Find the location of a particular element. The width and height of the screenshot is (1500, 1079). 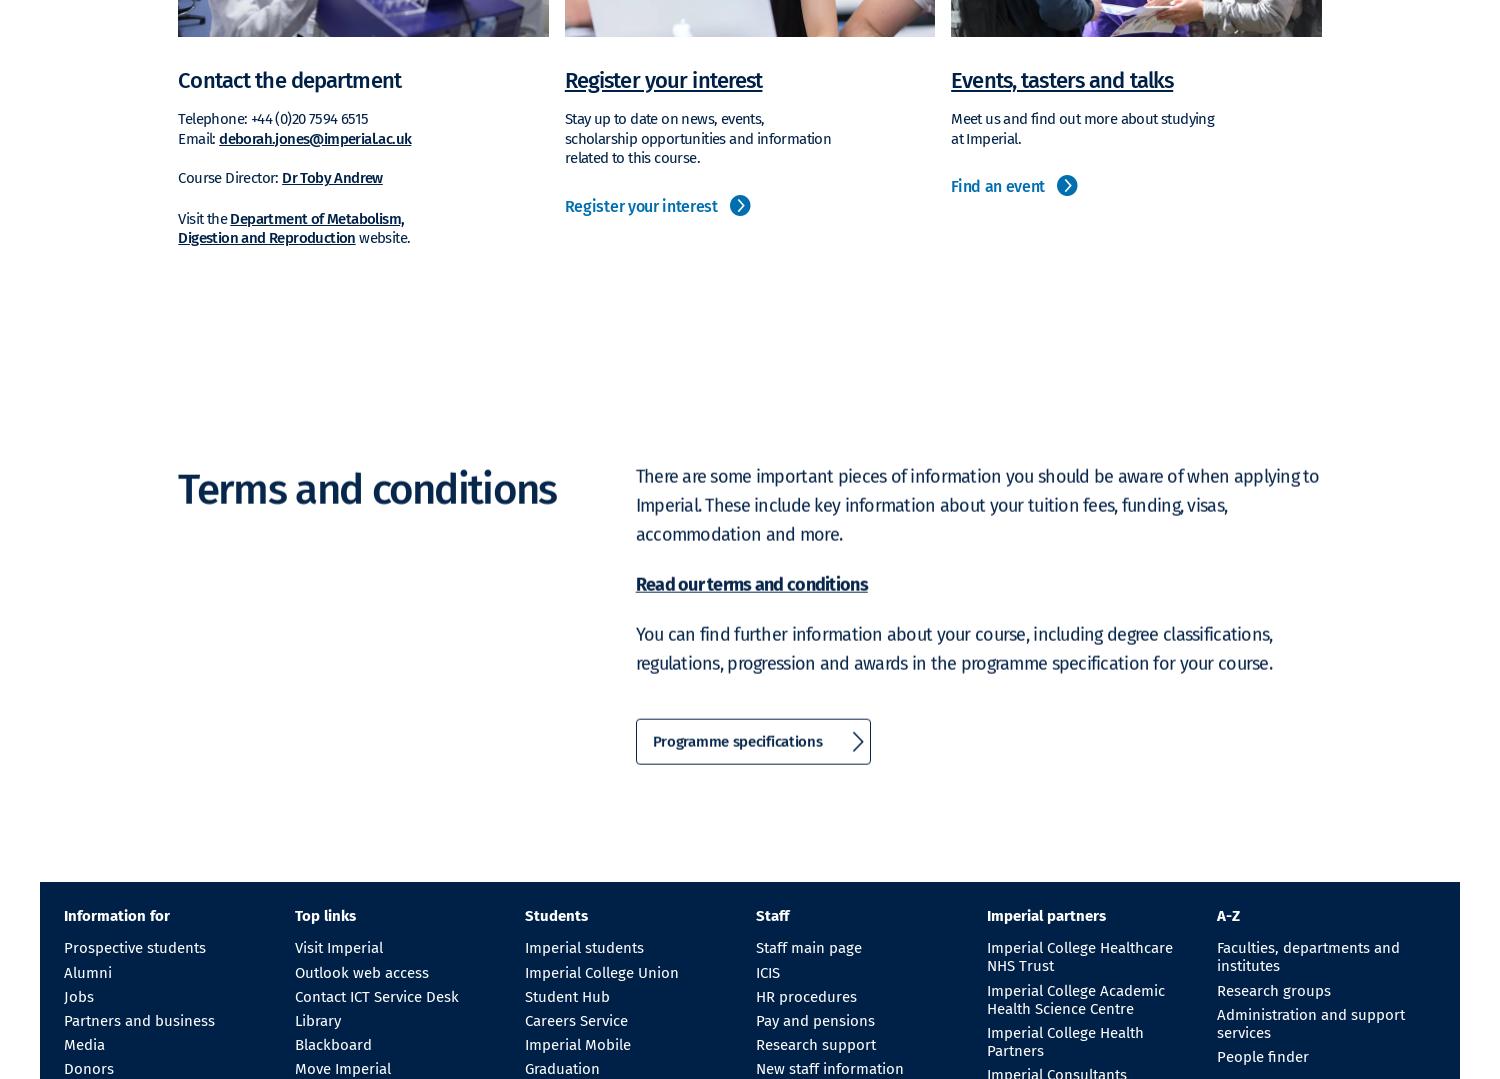

'Imperial College Union' is located at coordinates (600, 970).